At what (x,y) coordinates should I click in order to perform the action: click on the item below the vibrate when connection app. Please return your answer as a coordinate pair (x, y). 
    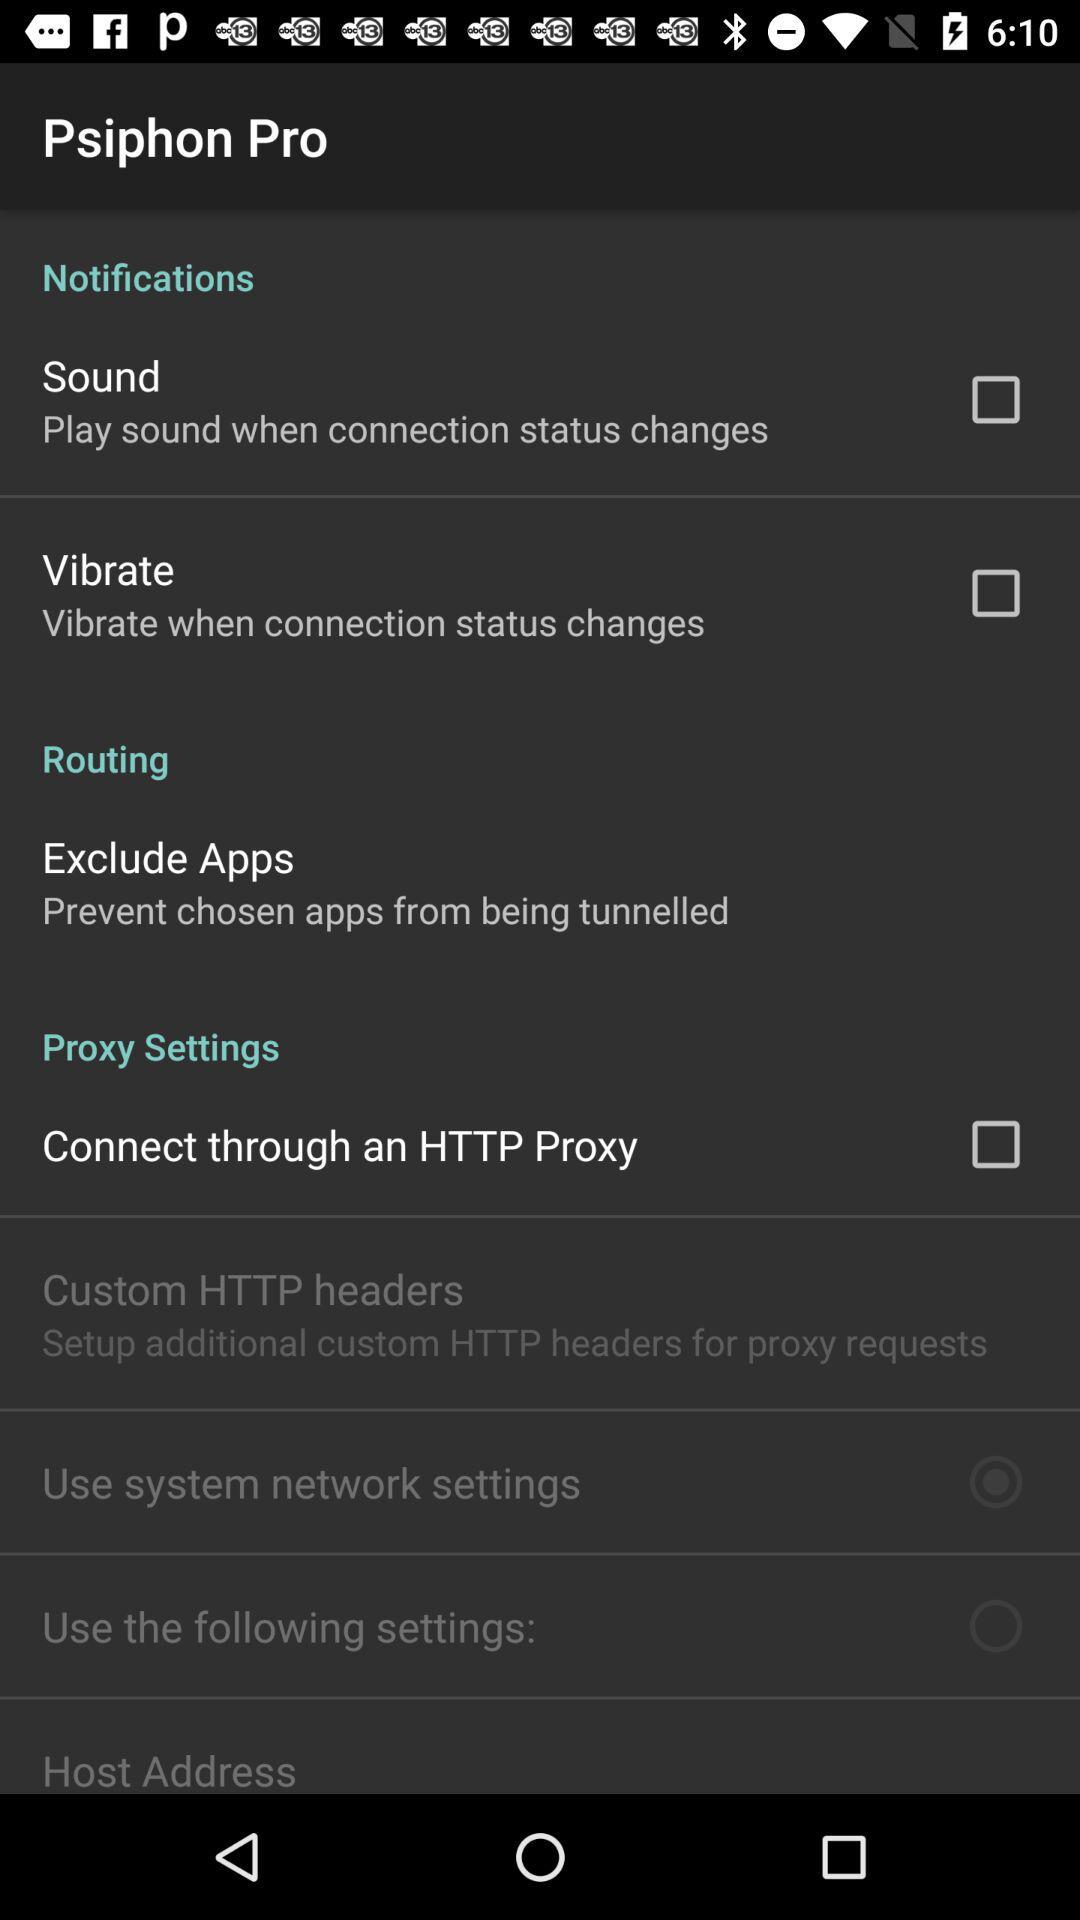
    Looking at the image, I should click on (540, 736).